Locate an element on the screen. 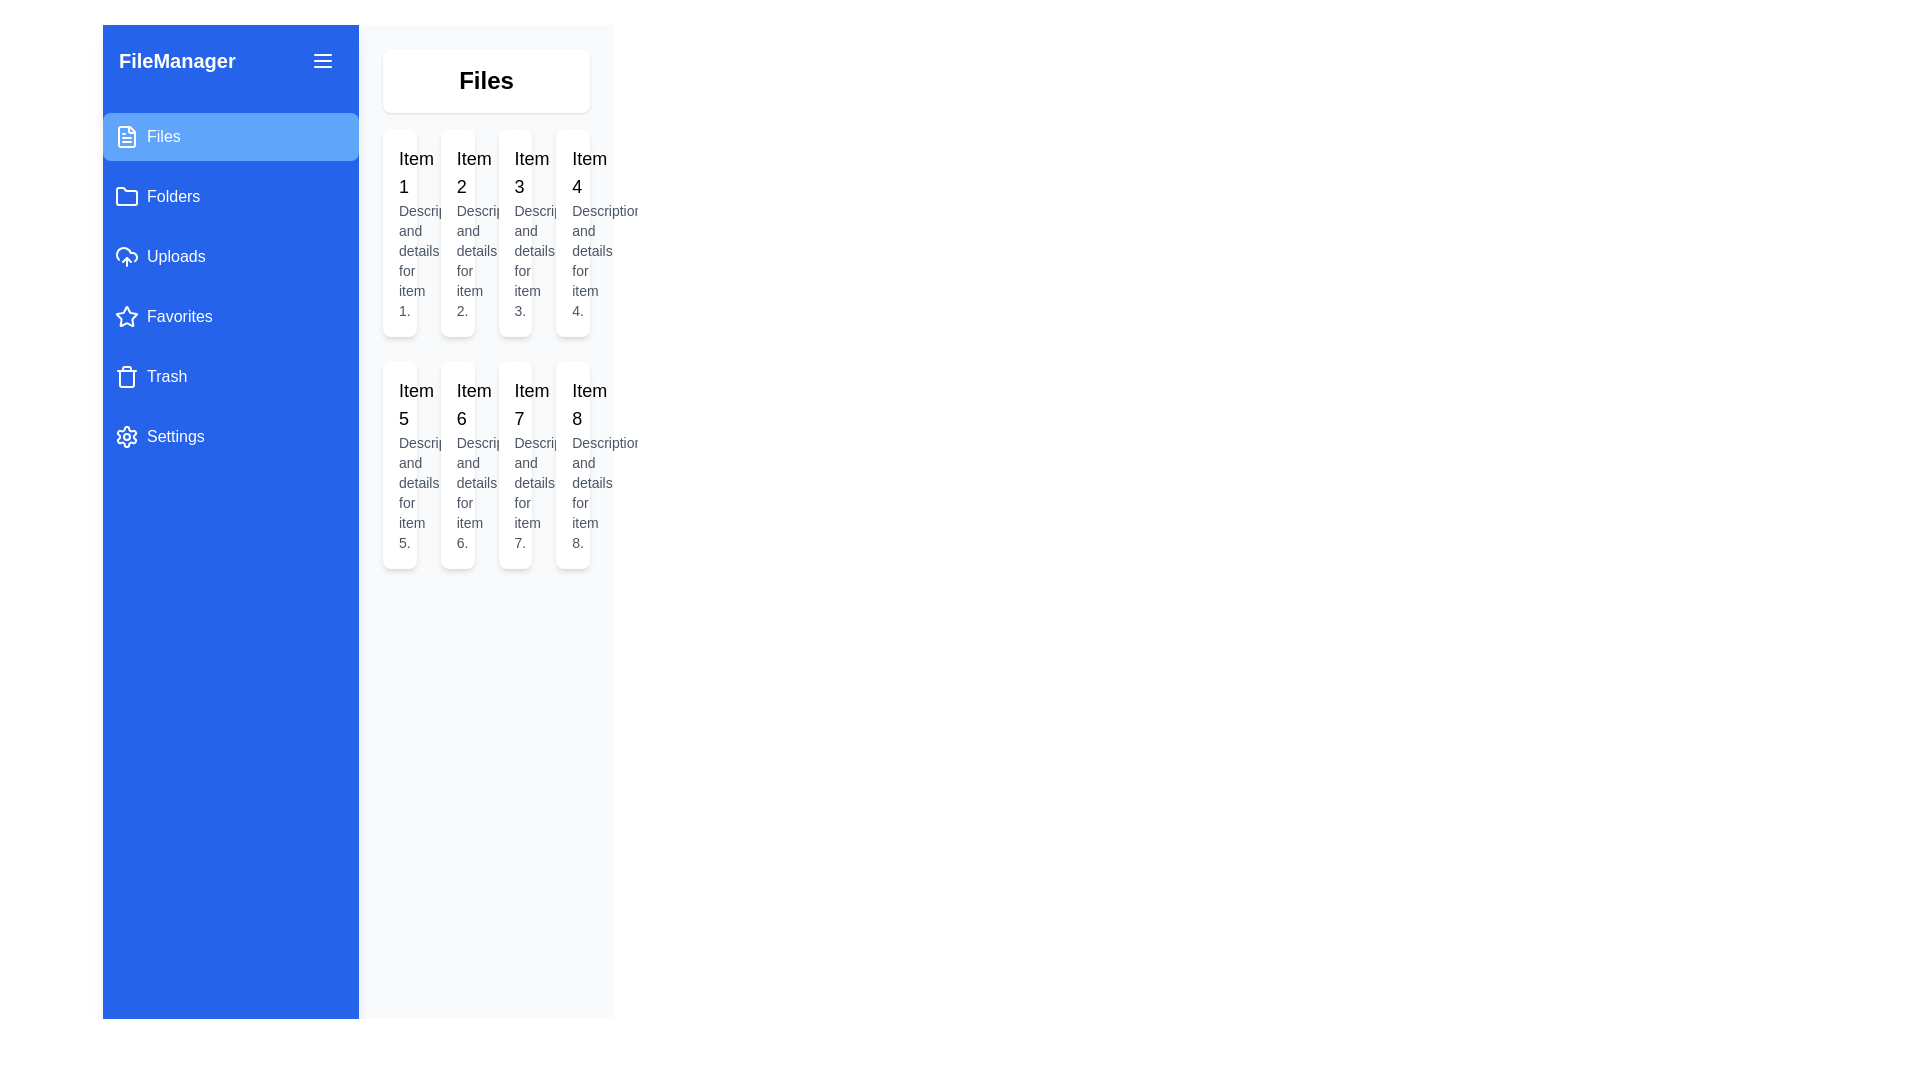 This screenshot has height=1080, width=1920. the Display card that shows 'Item 8', which is located in the second row and fourth column of the grid layout is located at coordinates (572, 465).